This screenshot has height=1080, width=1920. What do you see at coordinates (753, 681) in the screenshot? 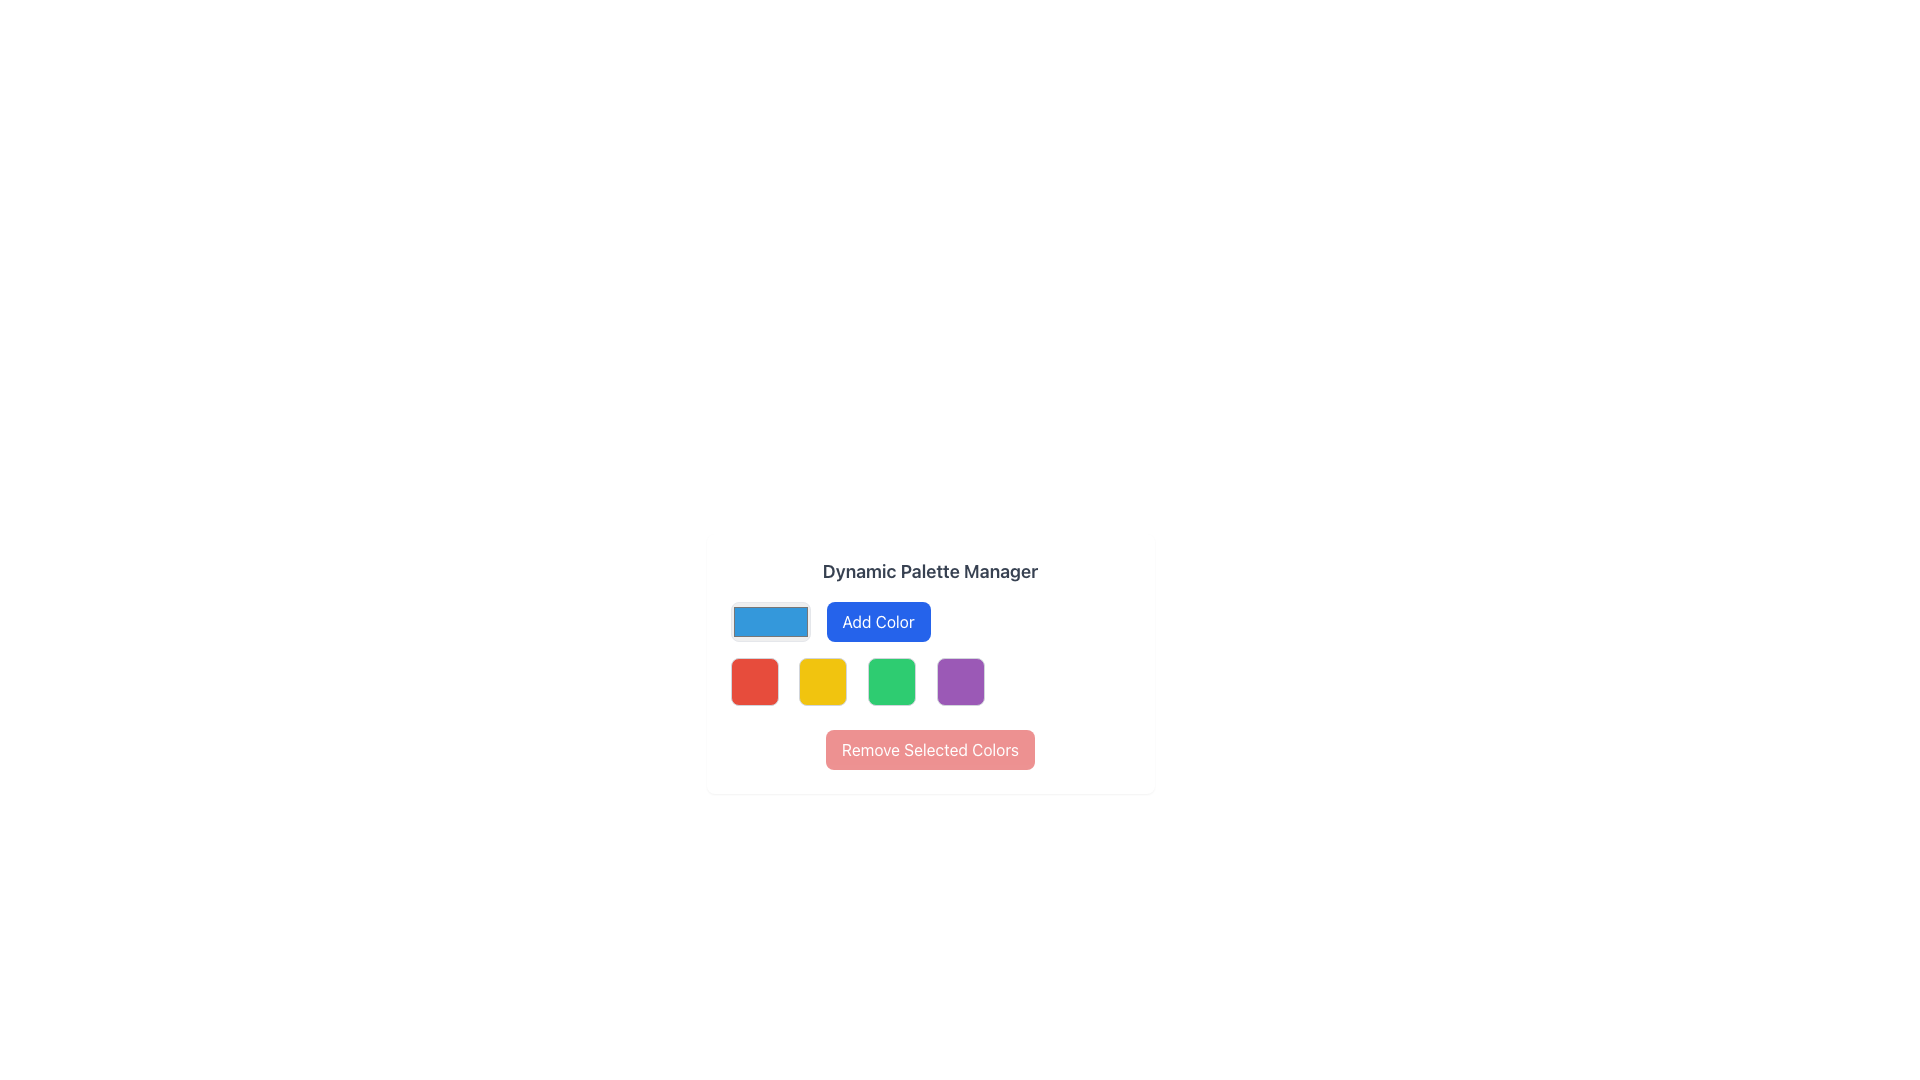
I see `the color swatch representing the red color` at bounding box center [753, 681].